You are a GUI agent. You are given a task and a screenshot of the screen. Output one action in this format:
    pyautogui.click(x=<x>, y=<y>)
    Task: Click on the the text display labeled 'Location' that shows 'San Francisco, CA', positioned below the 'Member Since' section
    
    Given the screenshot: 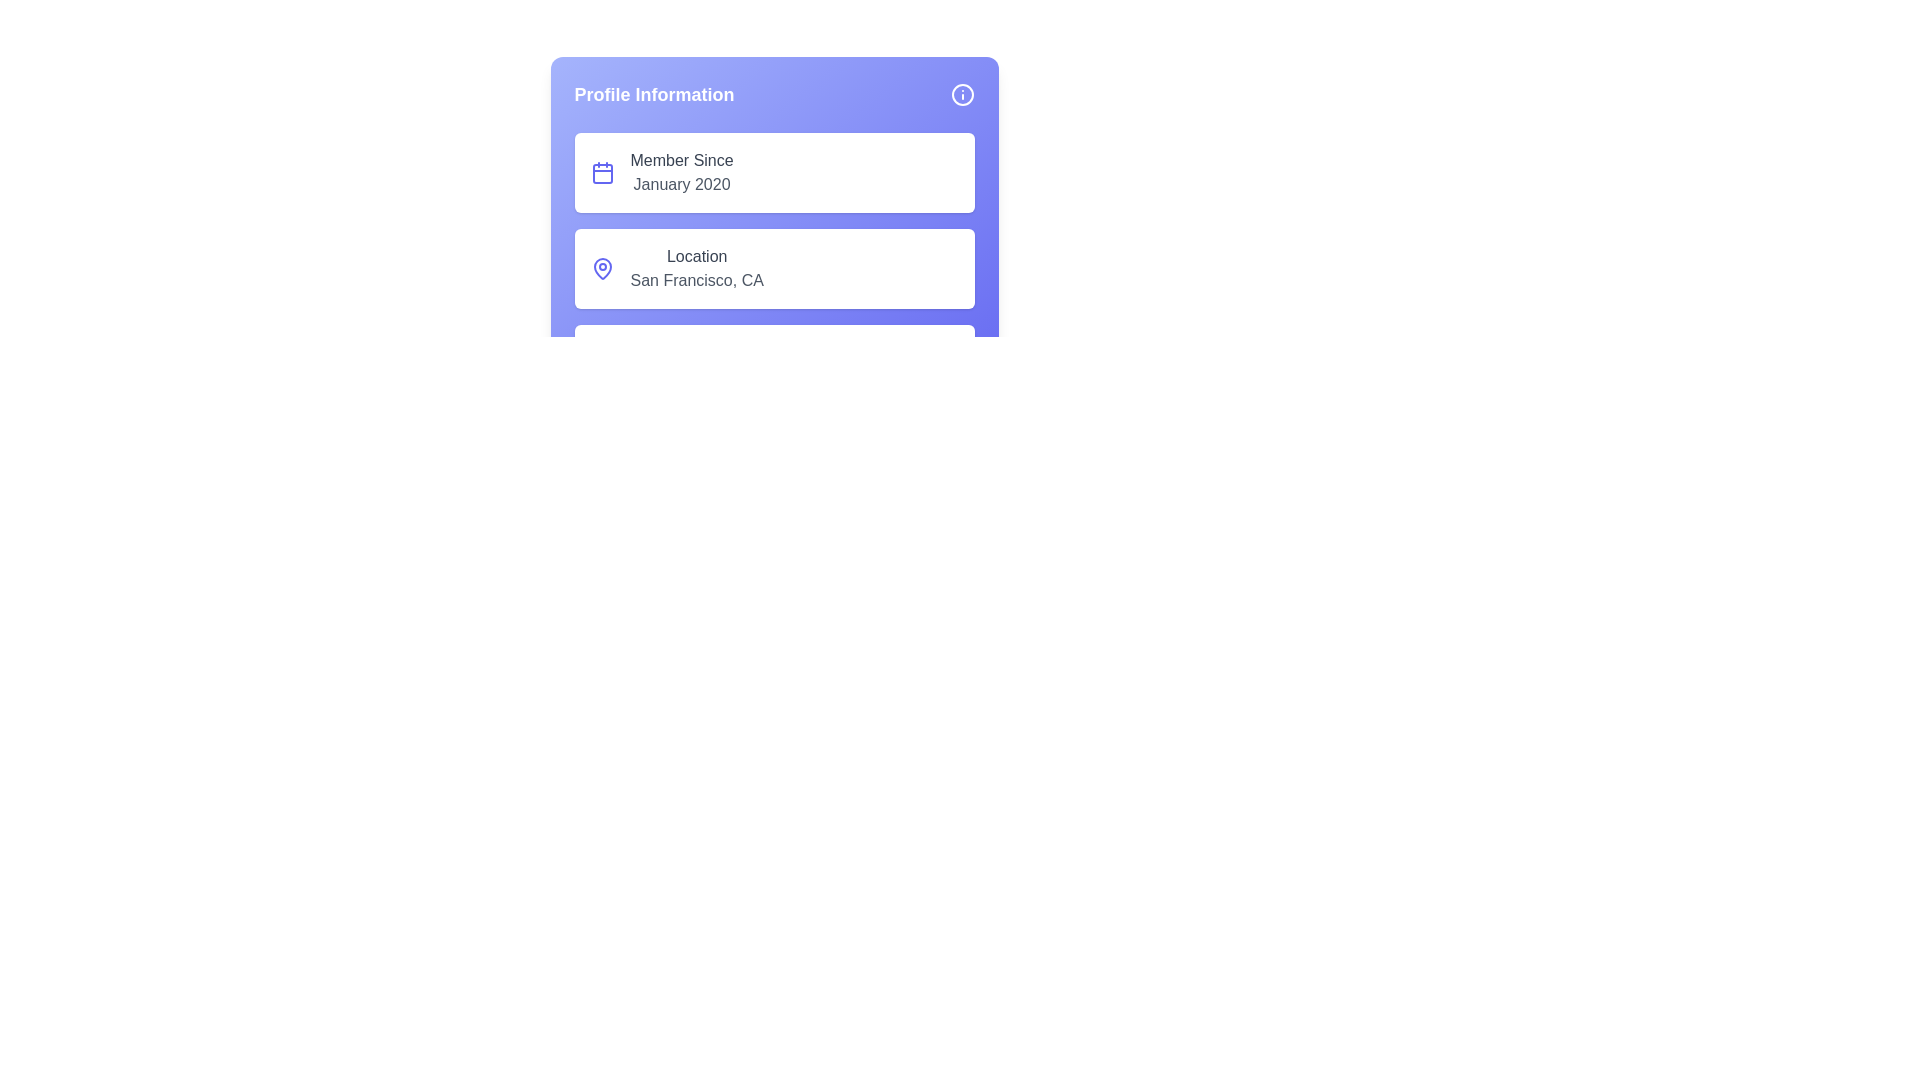 What is the action you would take?
    pyautogui.click(x=697, y=268)
    